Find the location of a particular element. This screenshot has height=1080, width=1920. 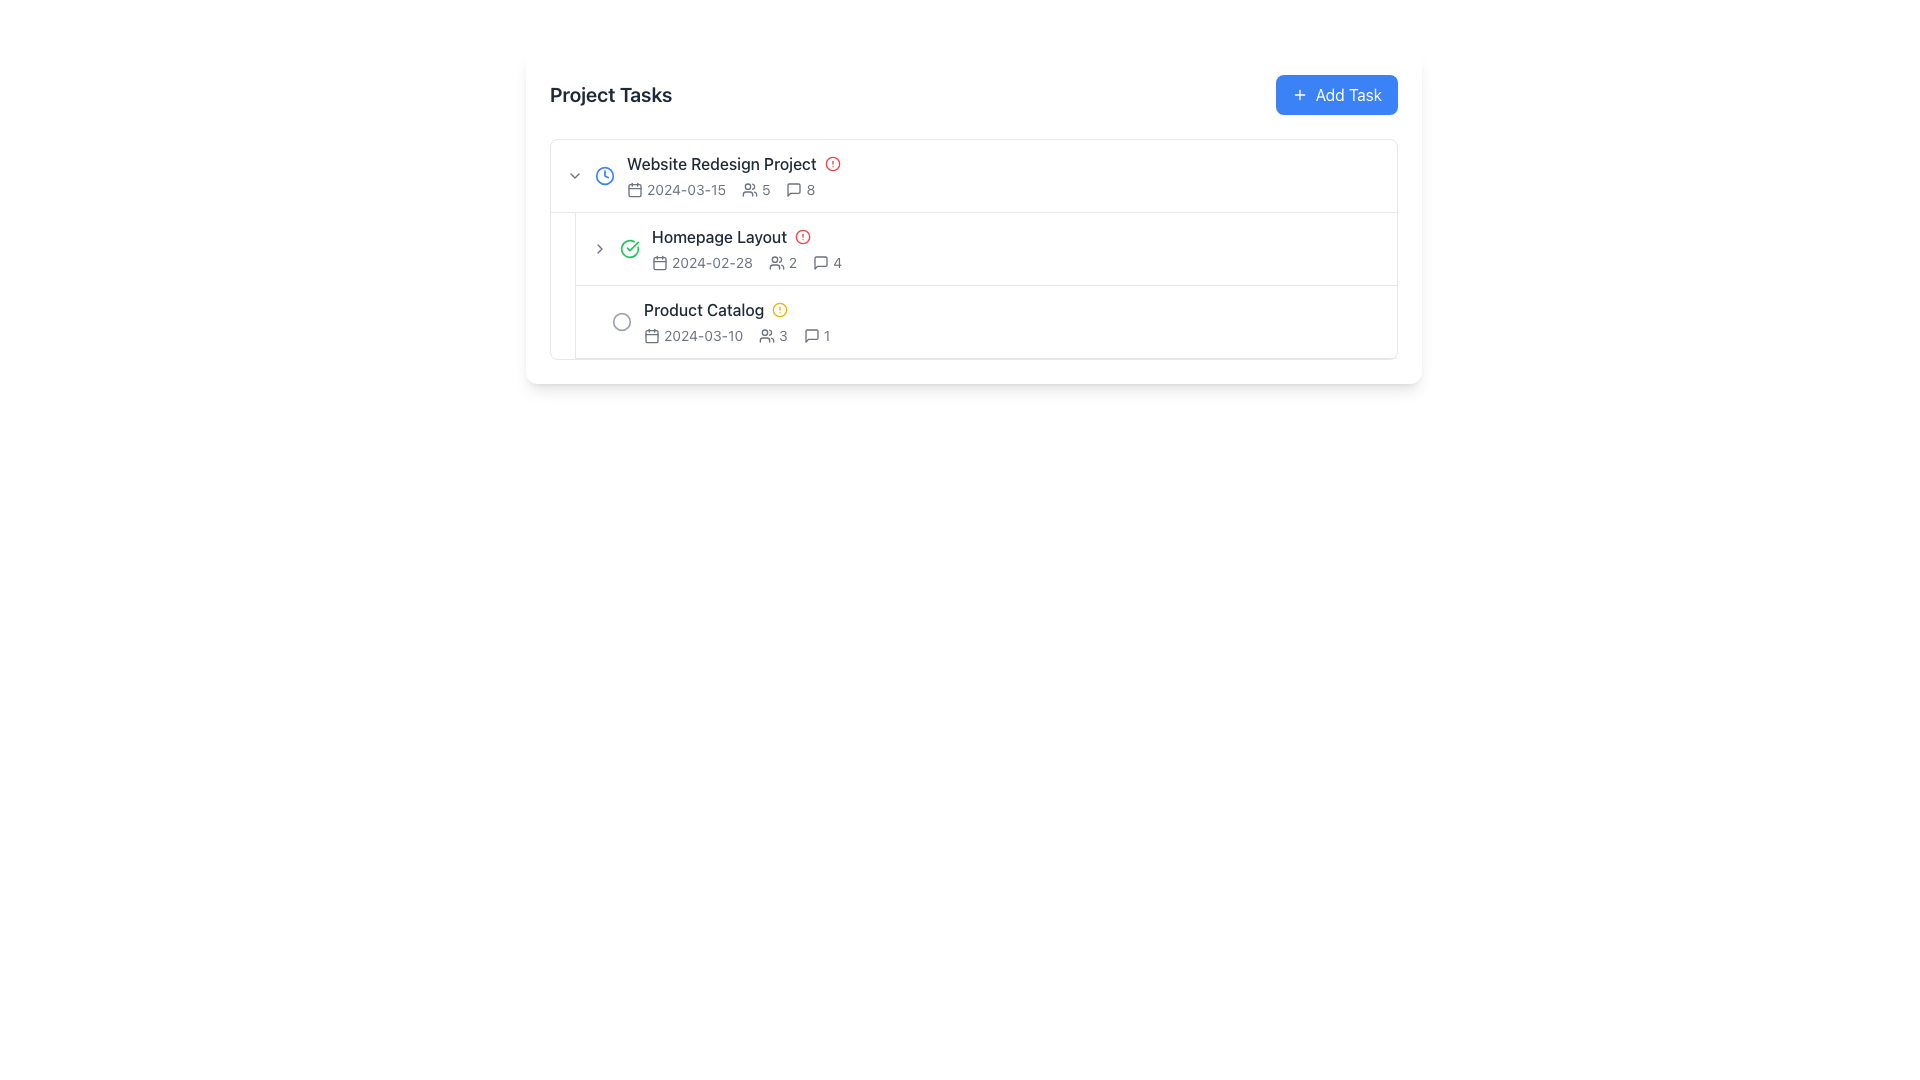

the green checkmark icon indicating the completed status of the 'Homepage Layout' task in the 'Project Tasks' interface is located at coordinates (628, 248).